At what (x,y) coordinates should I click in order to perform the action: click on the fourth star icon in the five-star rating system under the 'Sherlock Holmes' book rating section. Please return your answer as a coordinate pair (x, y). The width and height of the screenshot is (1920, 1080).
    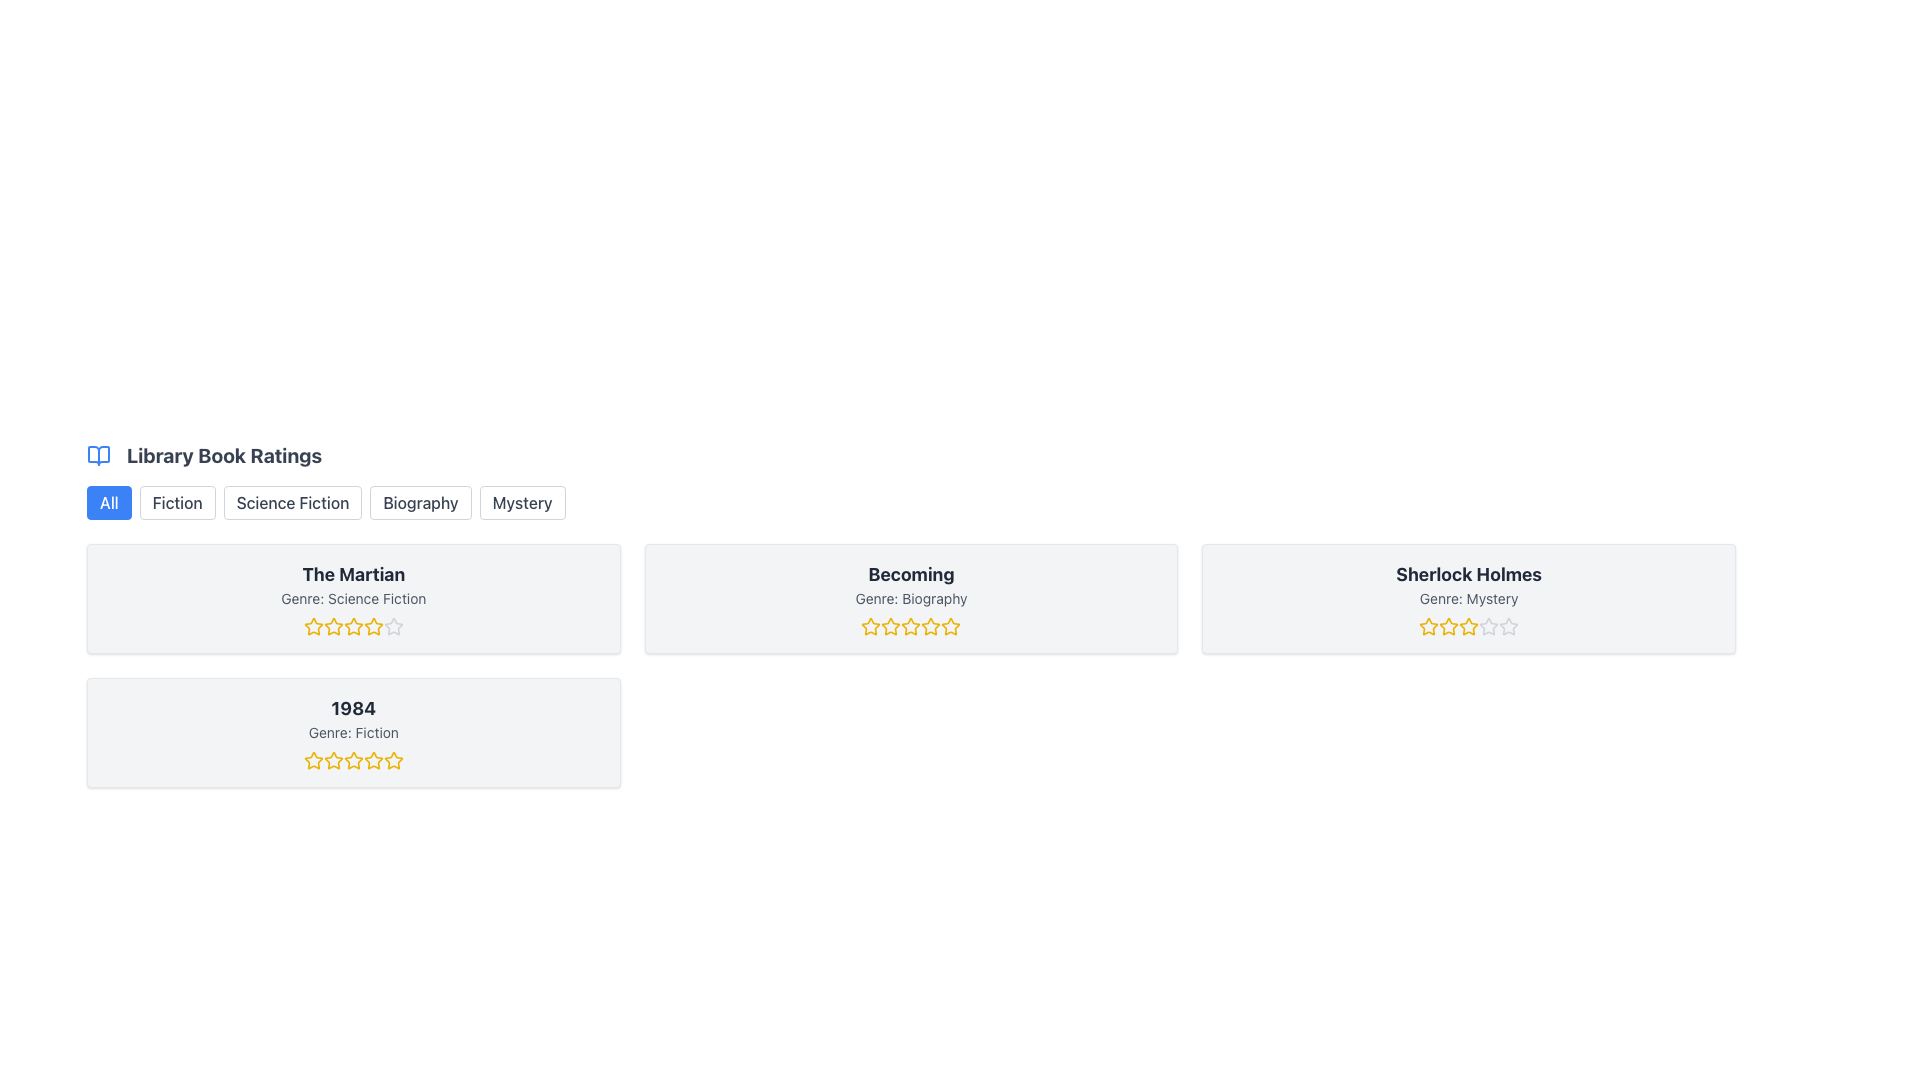
    Looking at the image, I should click on (1489, 625).